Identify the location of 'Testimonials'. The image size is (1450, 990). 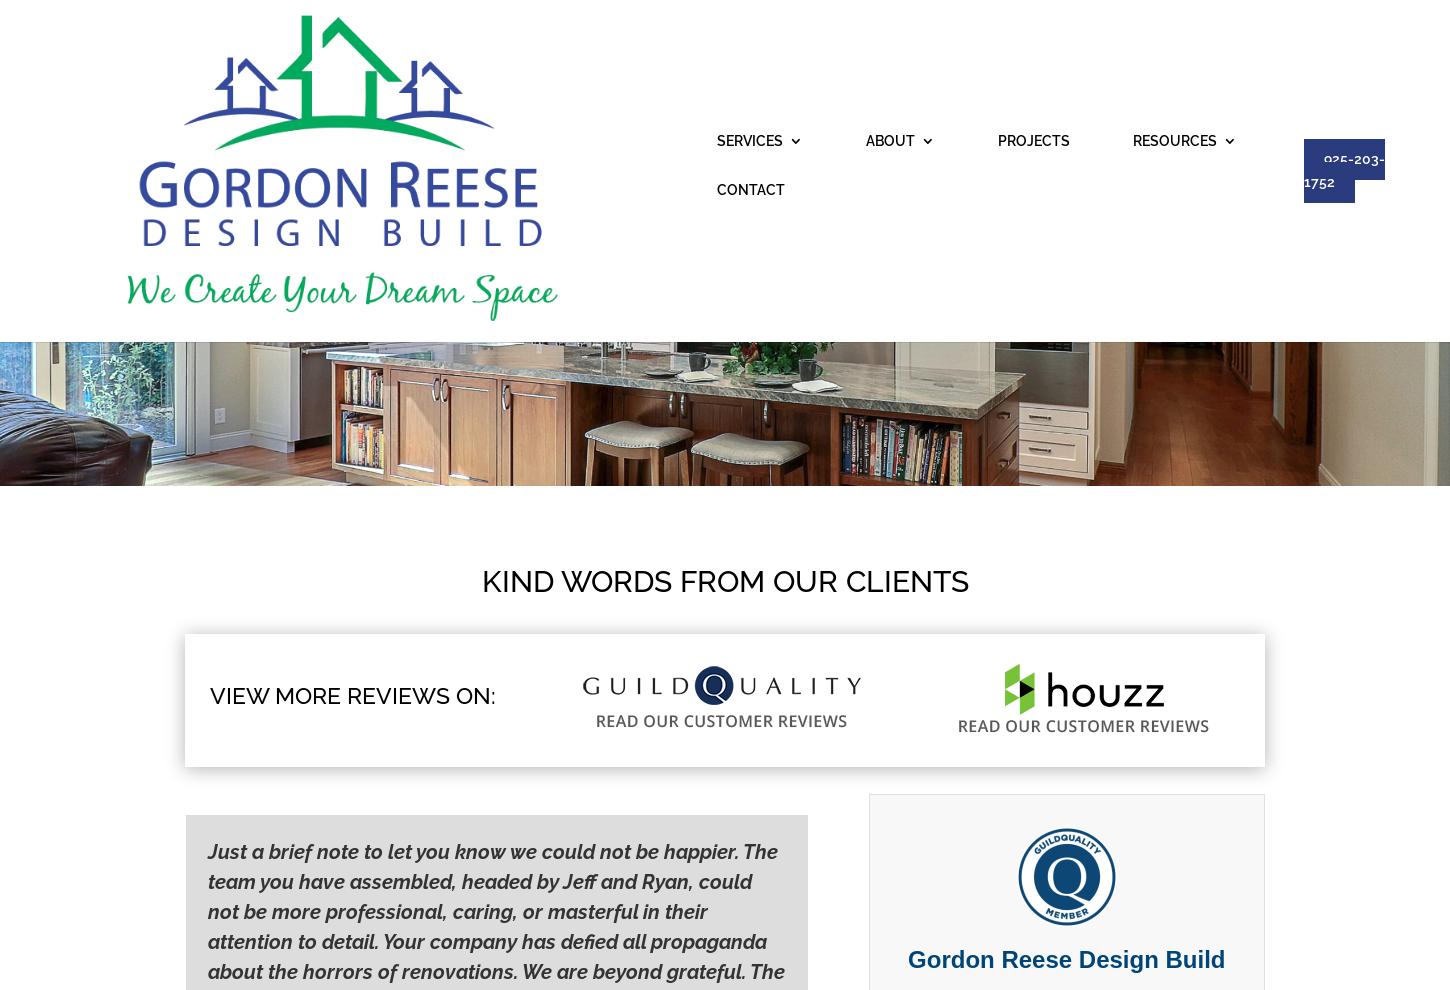
(601, 206).